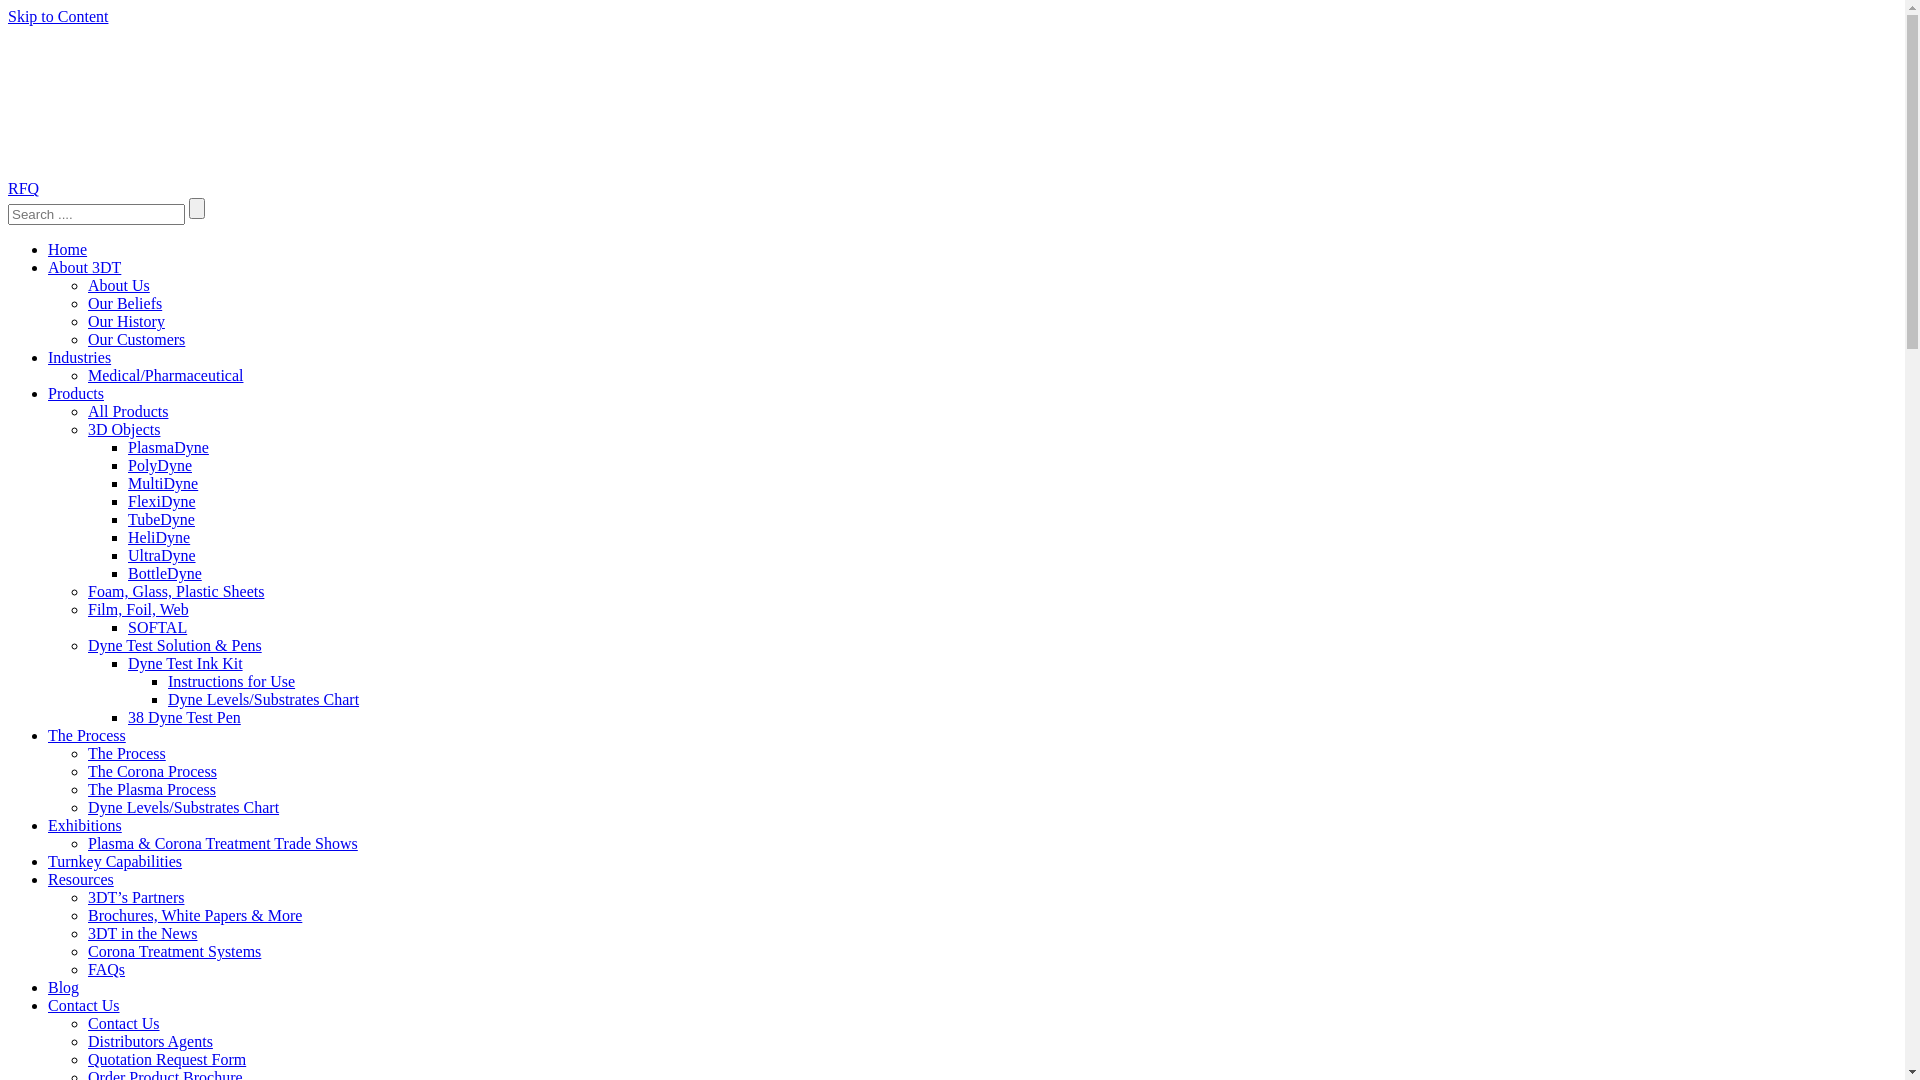 This screenshot has height=1080, width=1920. I want to click on 'Exhibitions', so click(84, 825).